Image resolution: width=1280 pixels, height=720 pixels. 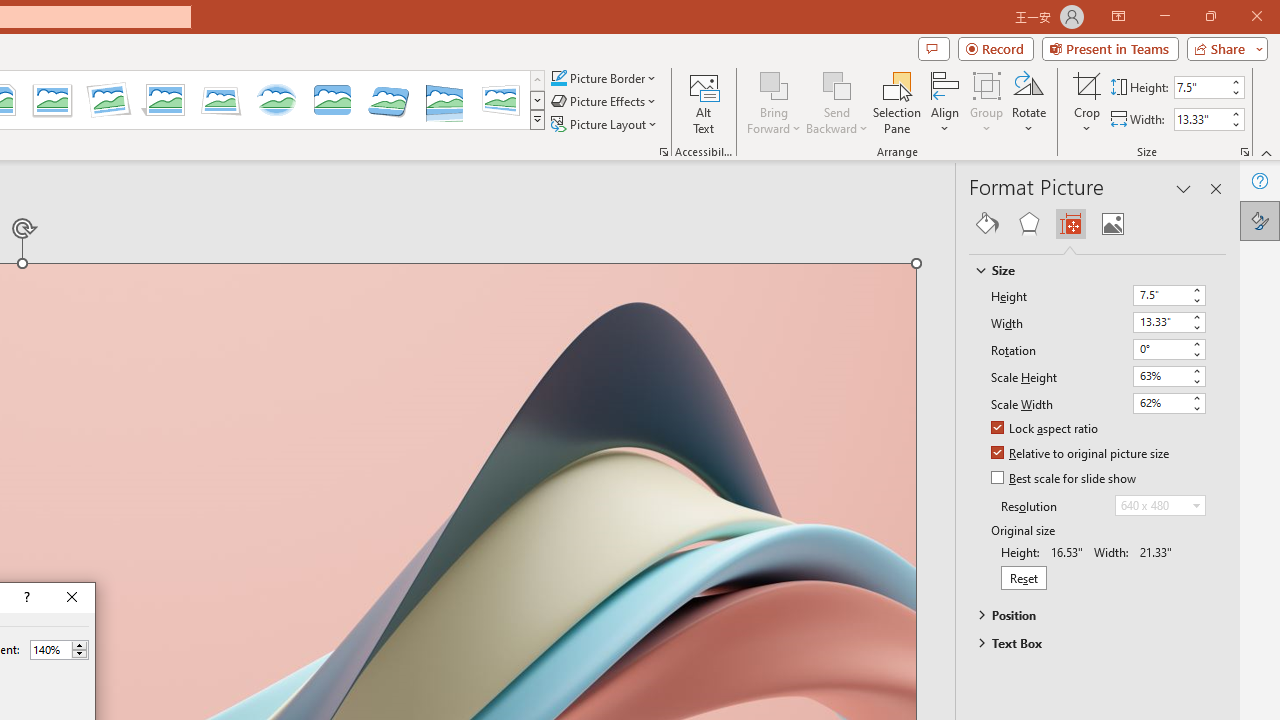 I want to click on 'Crop', so click(x=1086, y=84).